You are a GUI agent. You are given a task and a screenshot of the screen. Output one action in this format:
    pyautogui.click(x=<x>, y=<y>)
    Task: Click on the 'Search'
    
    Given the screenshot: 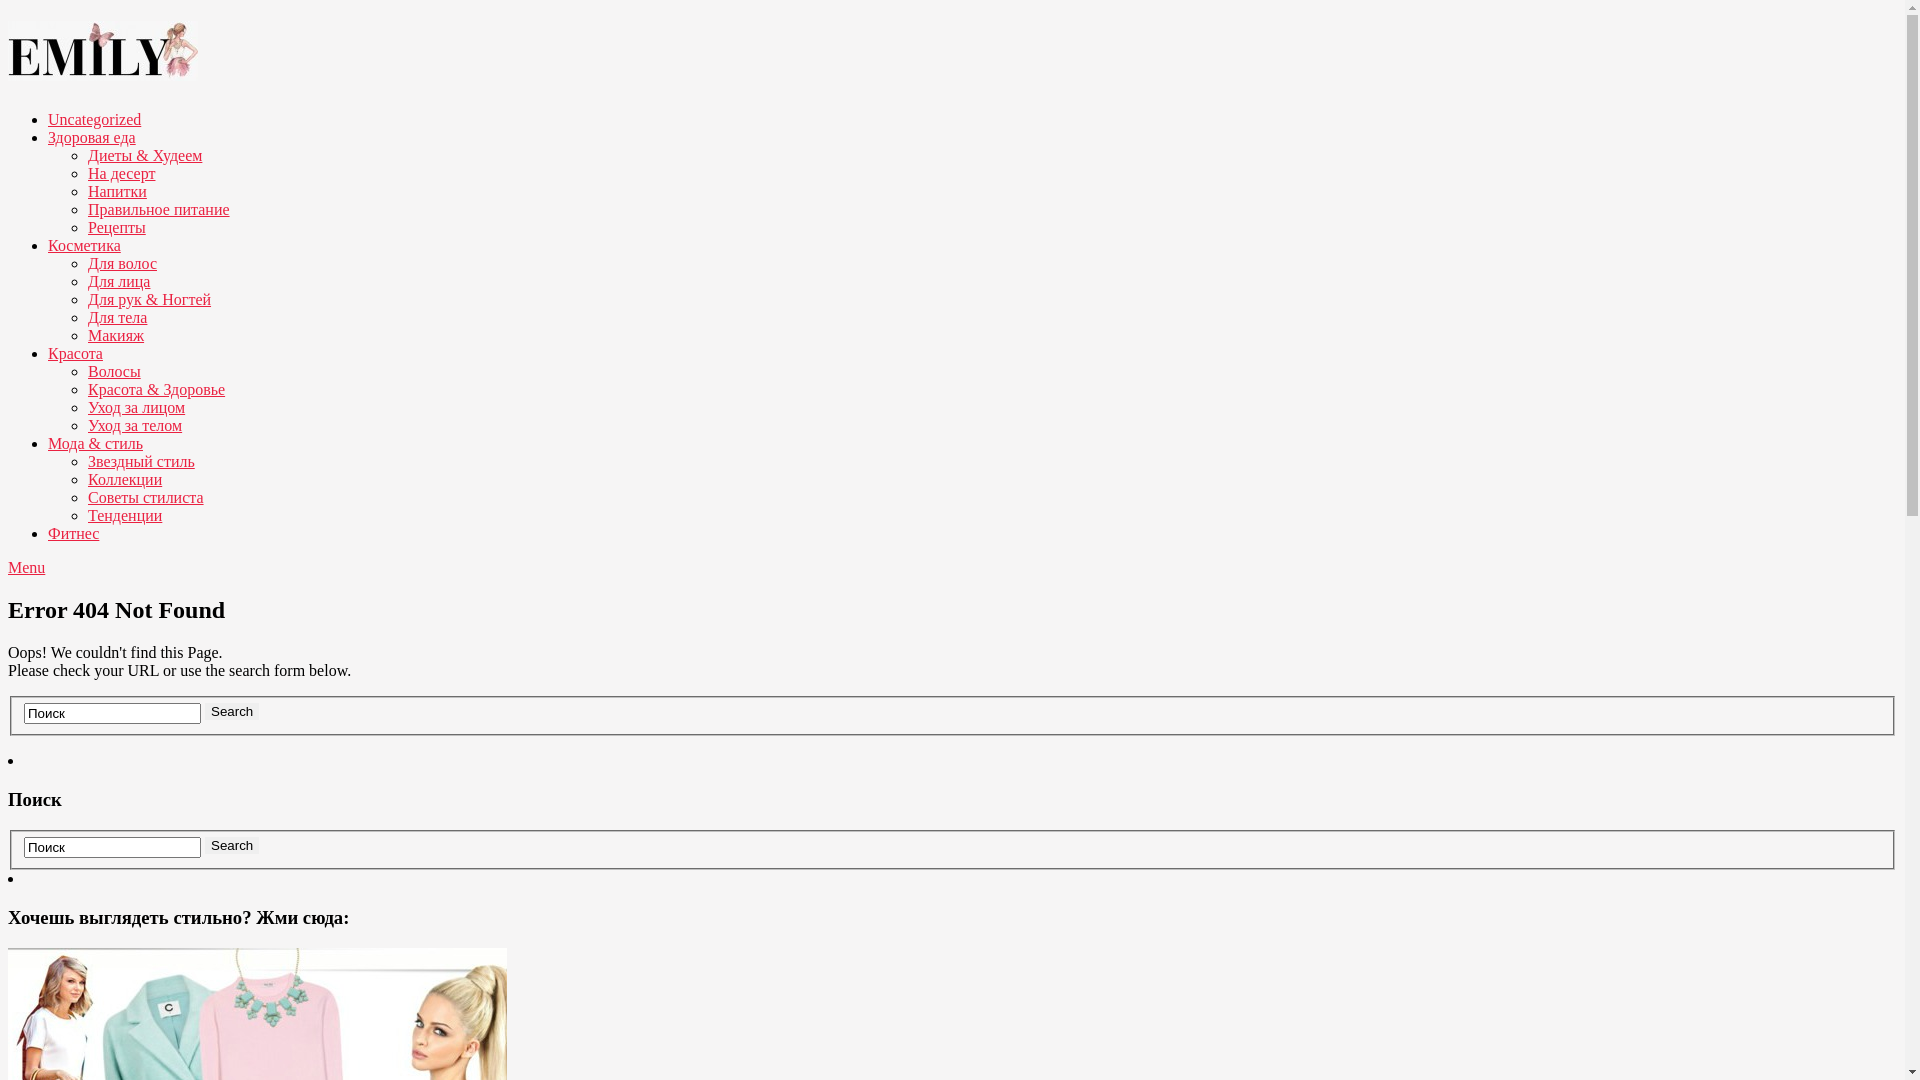 What is the action you would take?
    pyautogui.click(x=231, y=710)
    